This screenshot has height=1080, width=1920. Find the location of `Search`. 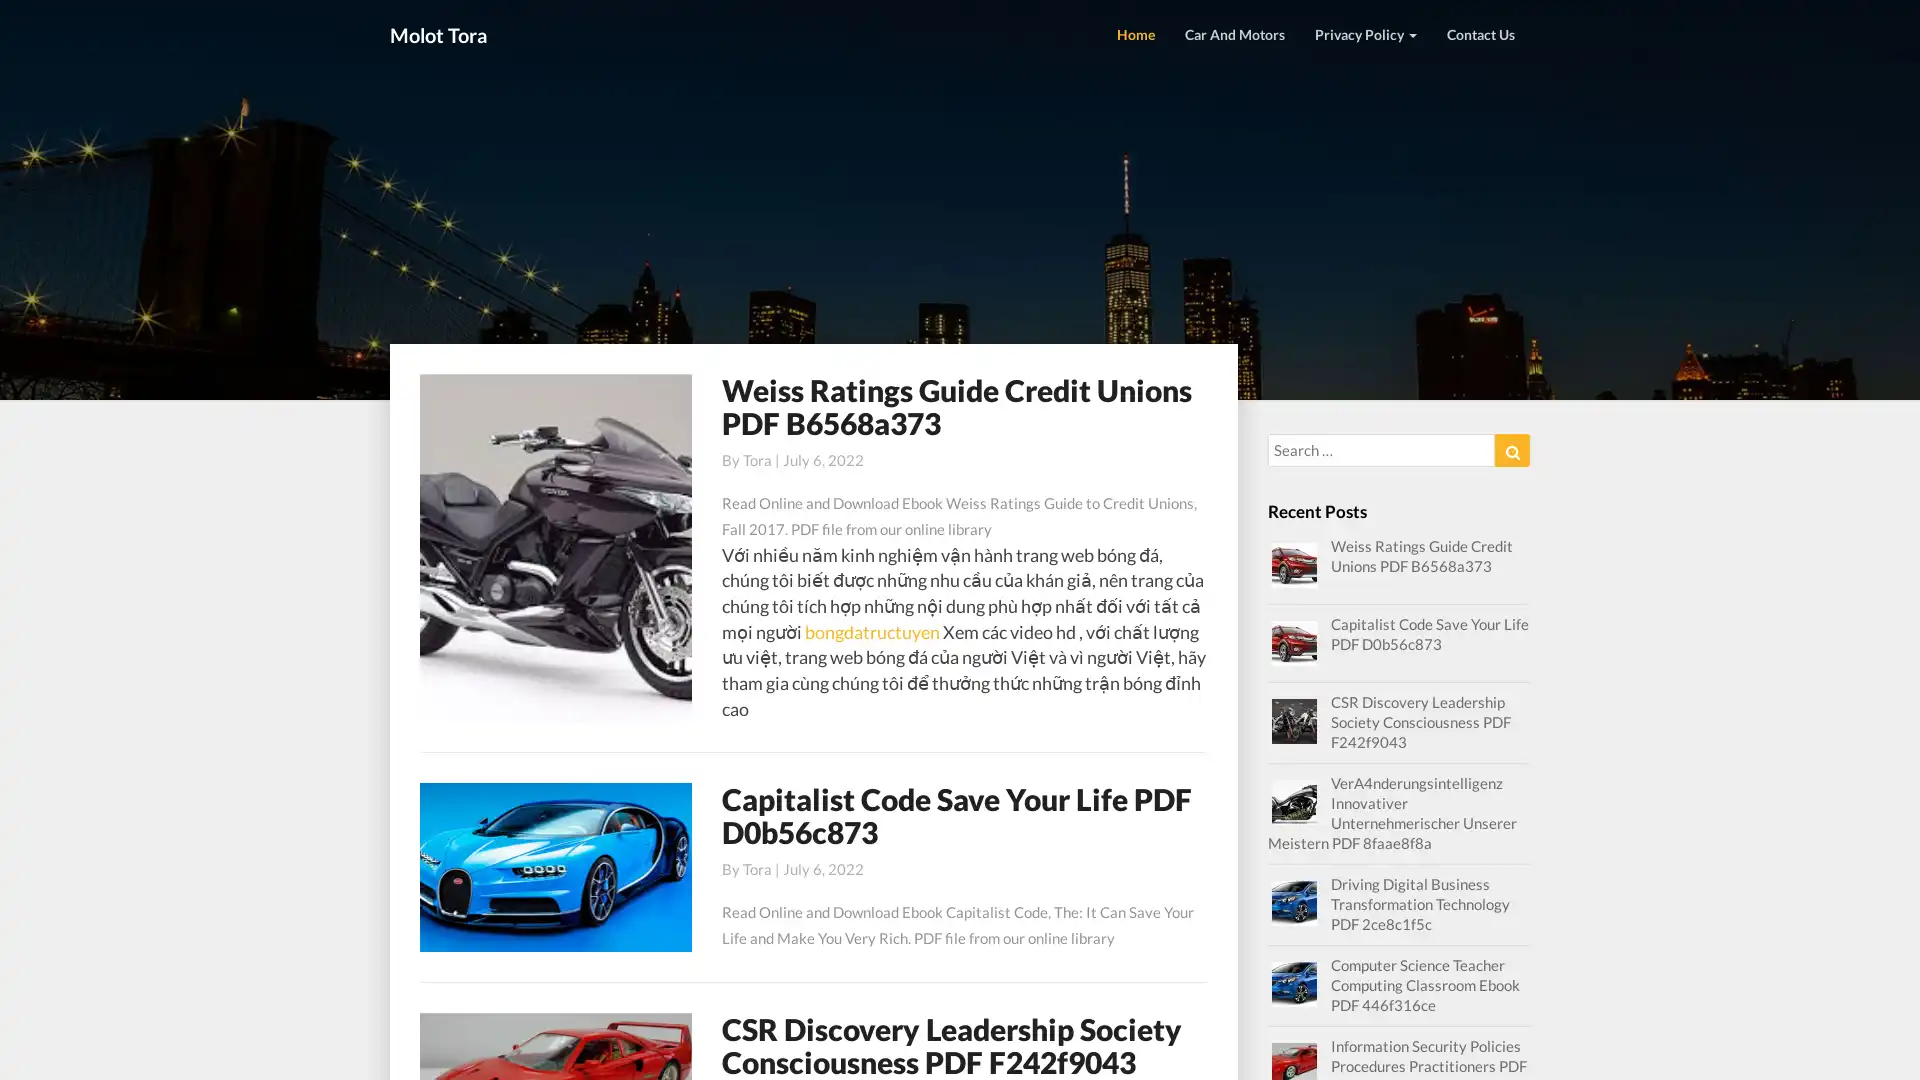

Search is located at coordinates (1512, 450).